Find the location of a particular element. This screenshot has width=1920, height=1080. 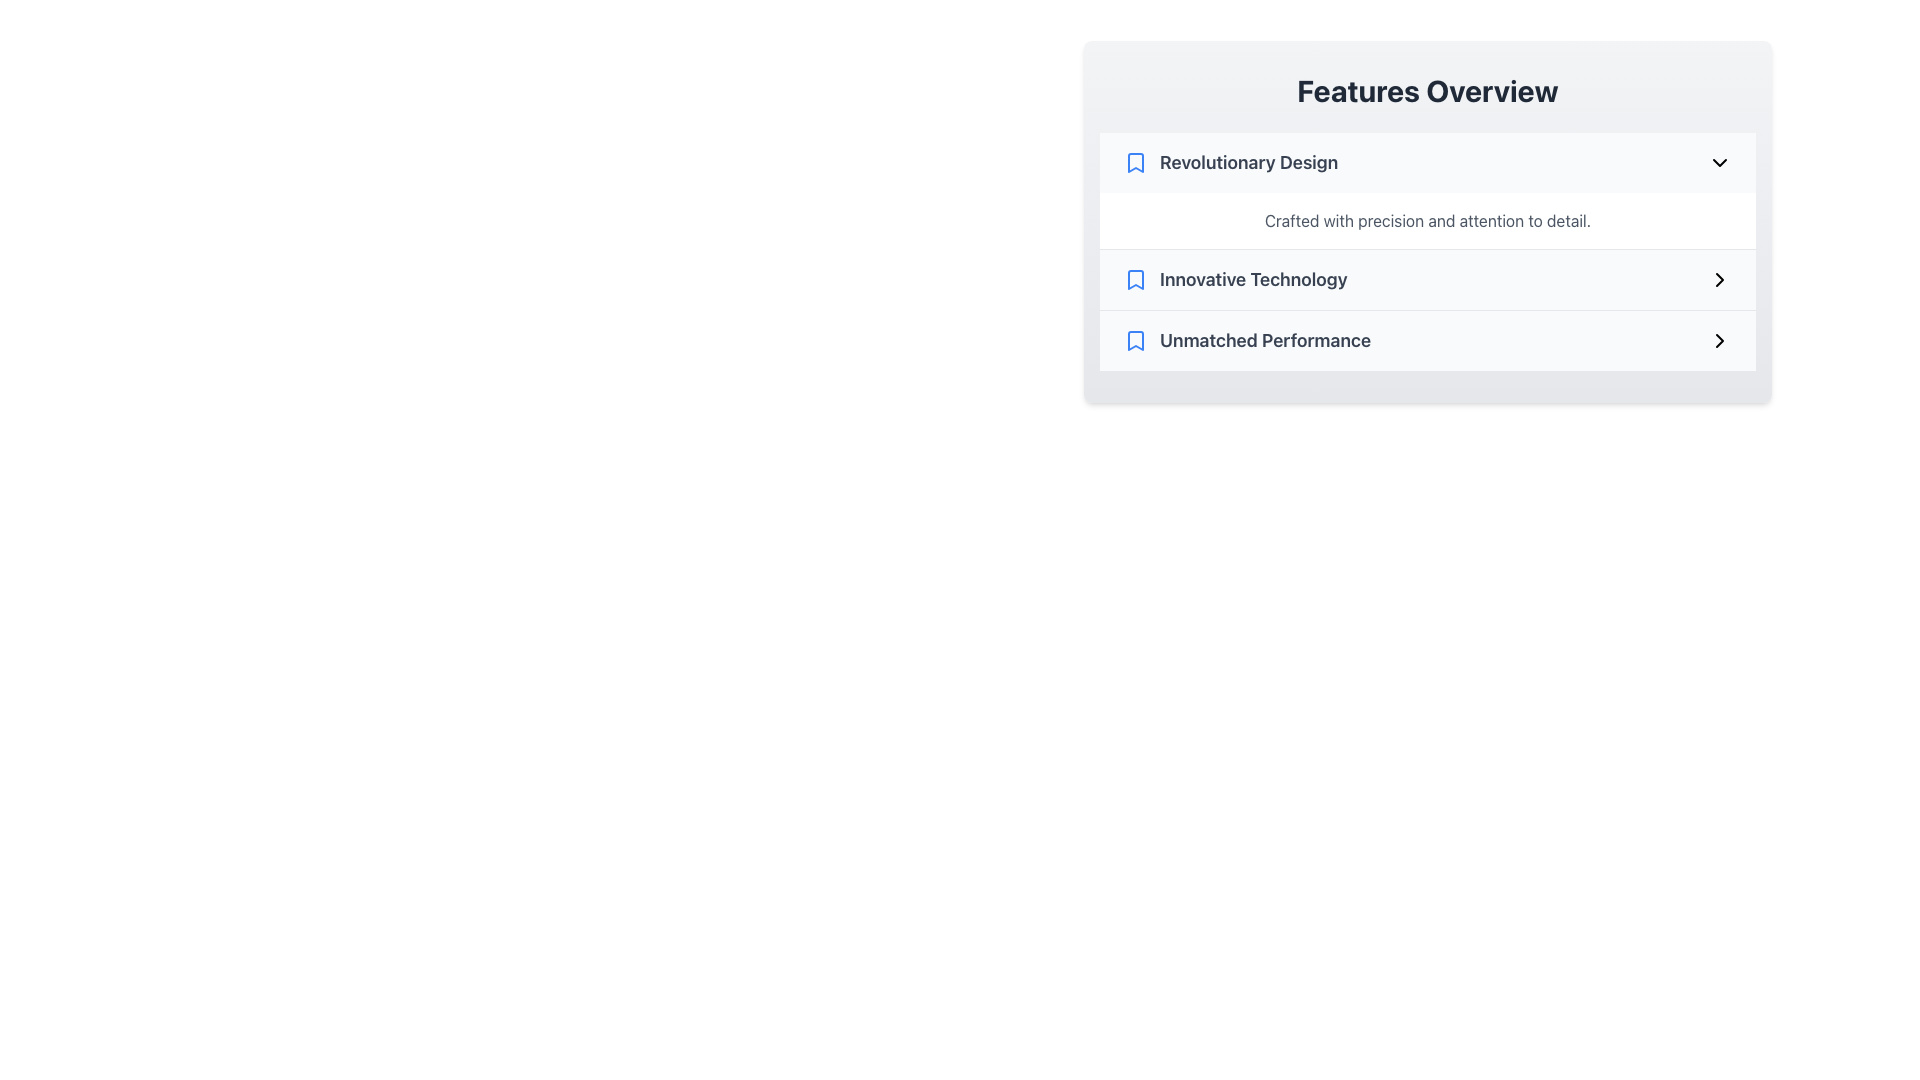

the right-oriented chevron-shaped vector icon within the 'Features Overview' section, adjacent to the 'Innovative Technology' list item text label is located at coordinates (1718, 280).